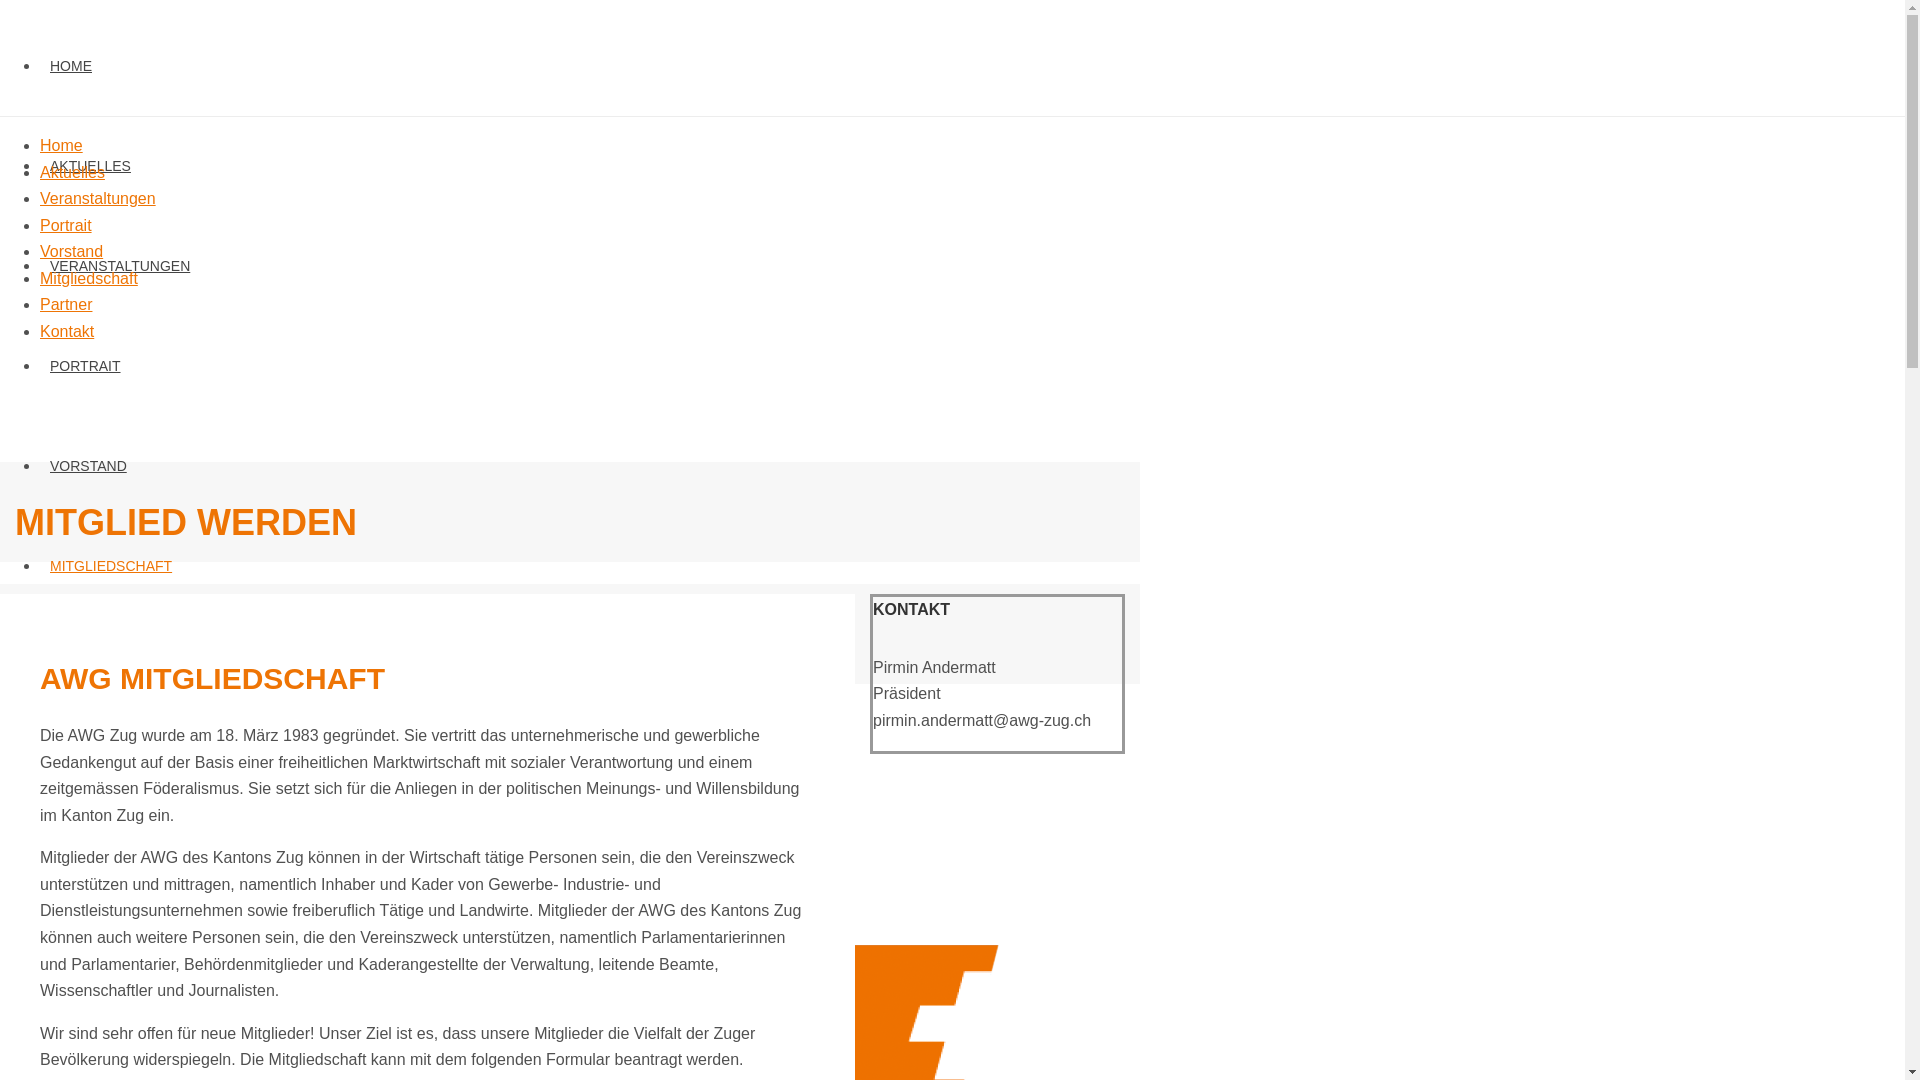 The width and height of the screenshot is (1920, 1080). I want to click on 'VORSTAND', so click(39, 466).